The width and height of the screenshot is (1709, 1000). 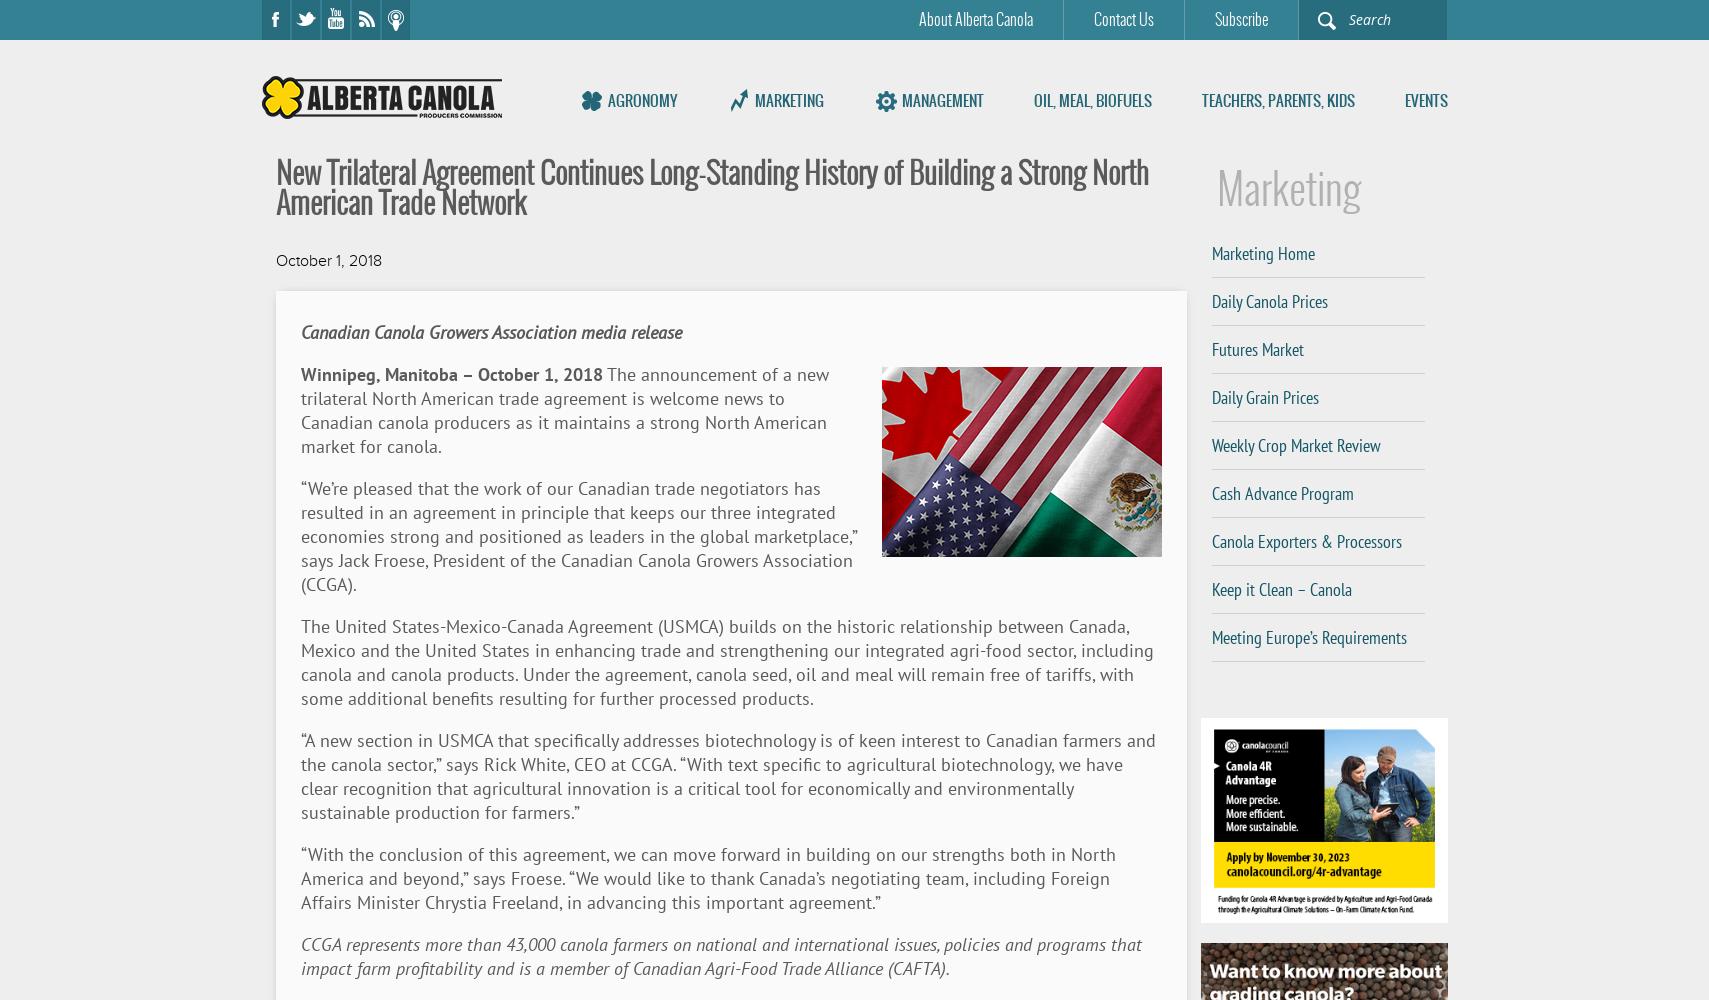 What do you see at coordinates (640, 99) in the screenshot?
I see `'Agronomy'` at bounding box center [640, 99].